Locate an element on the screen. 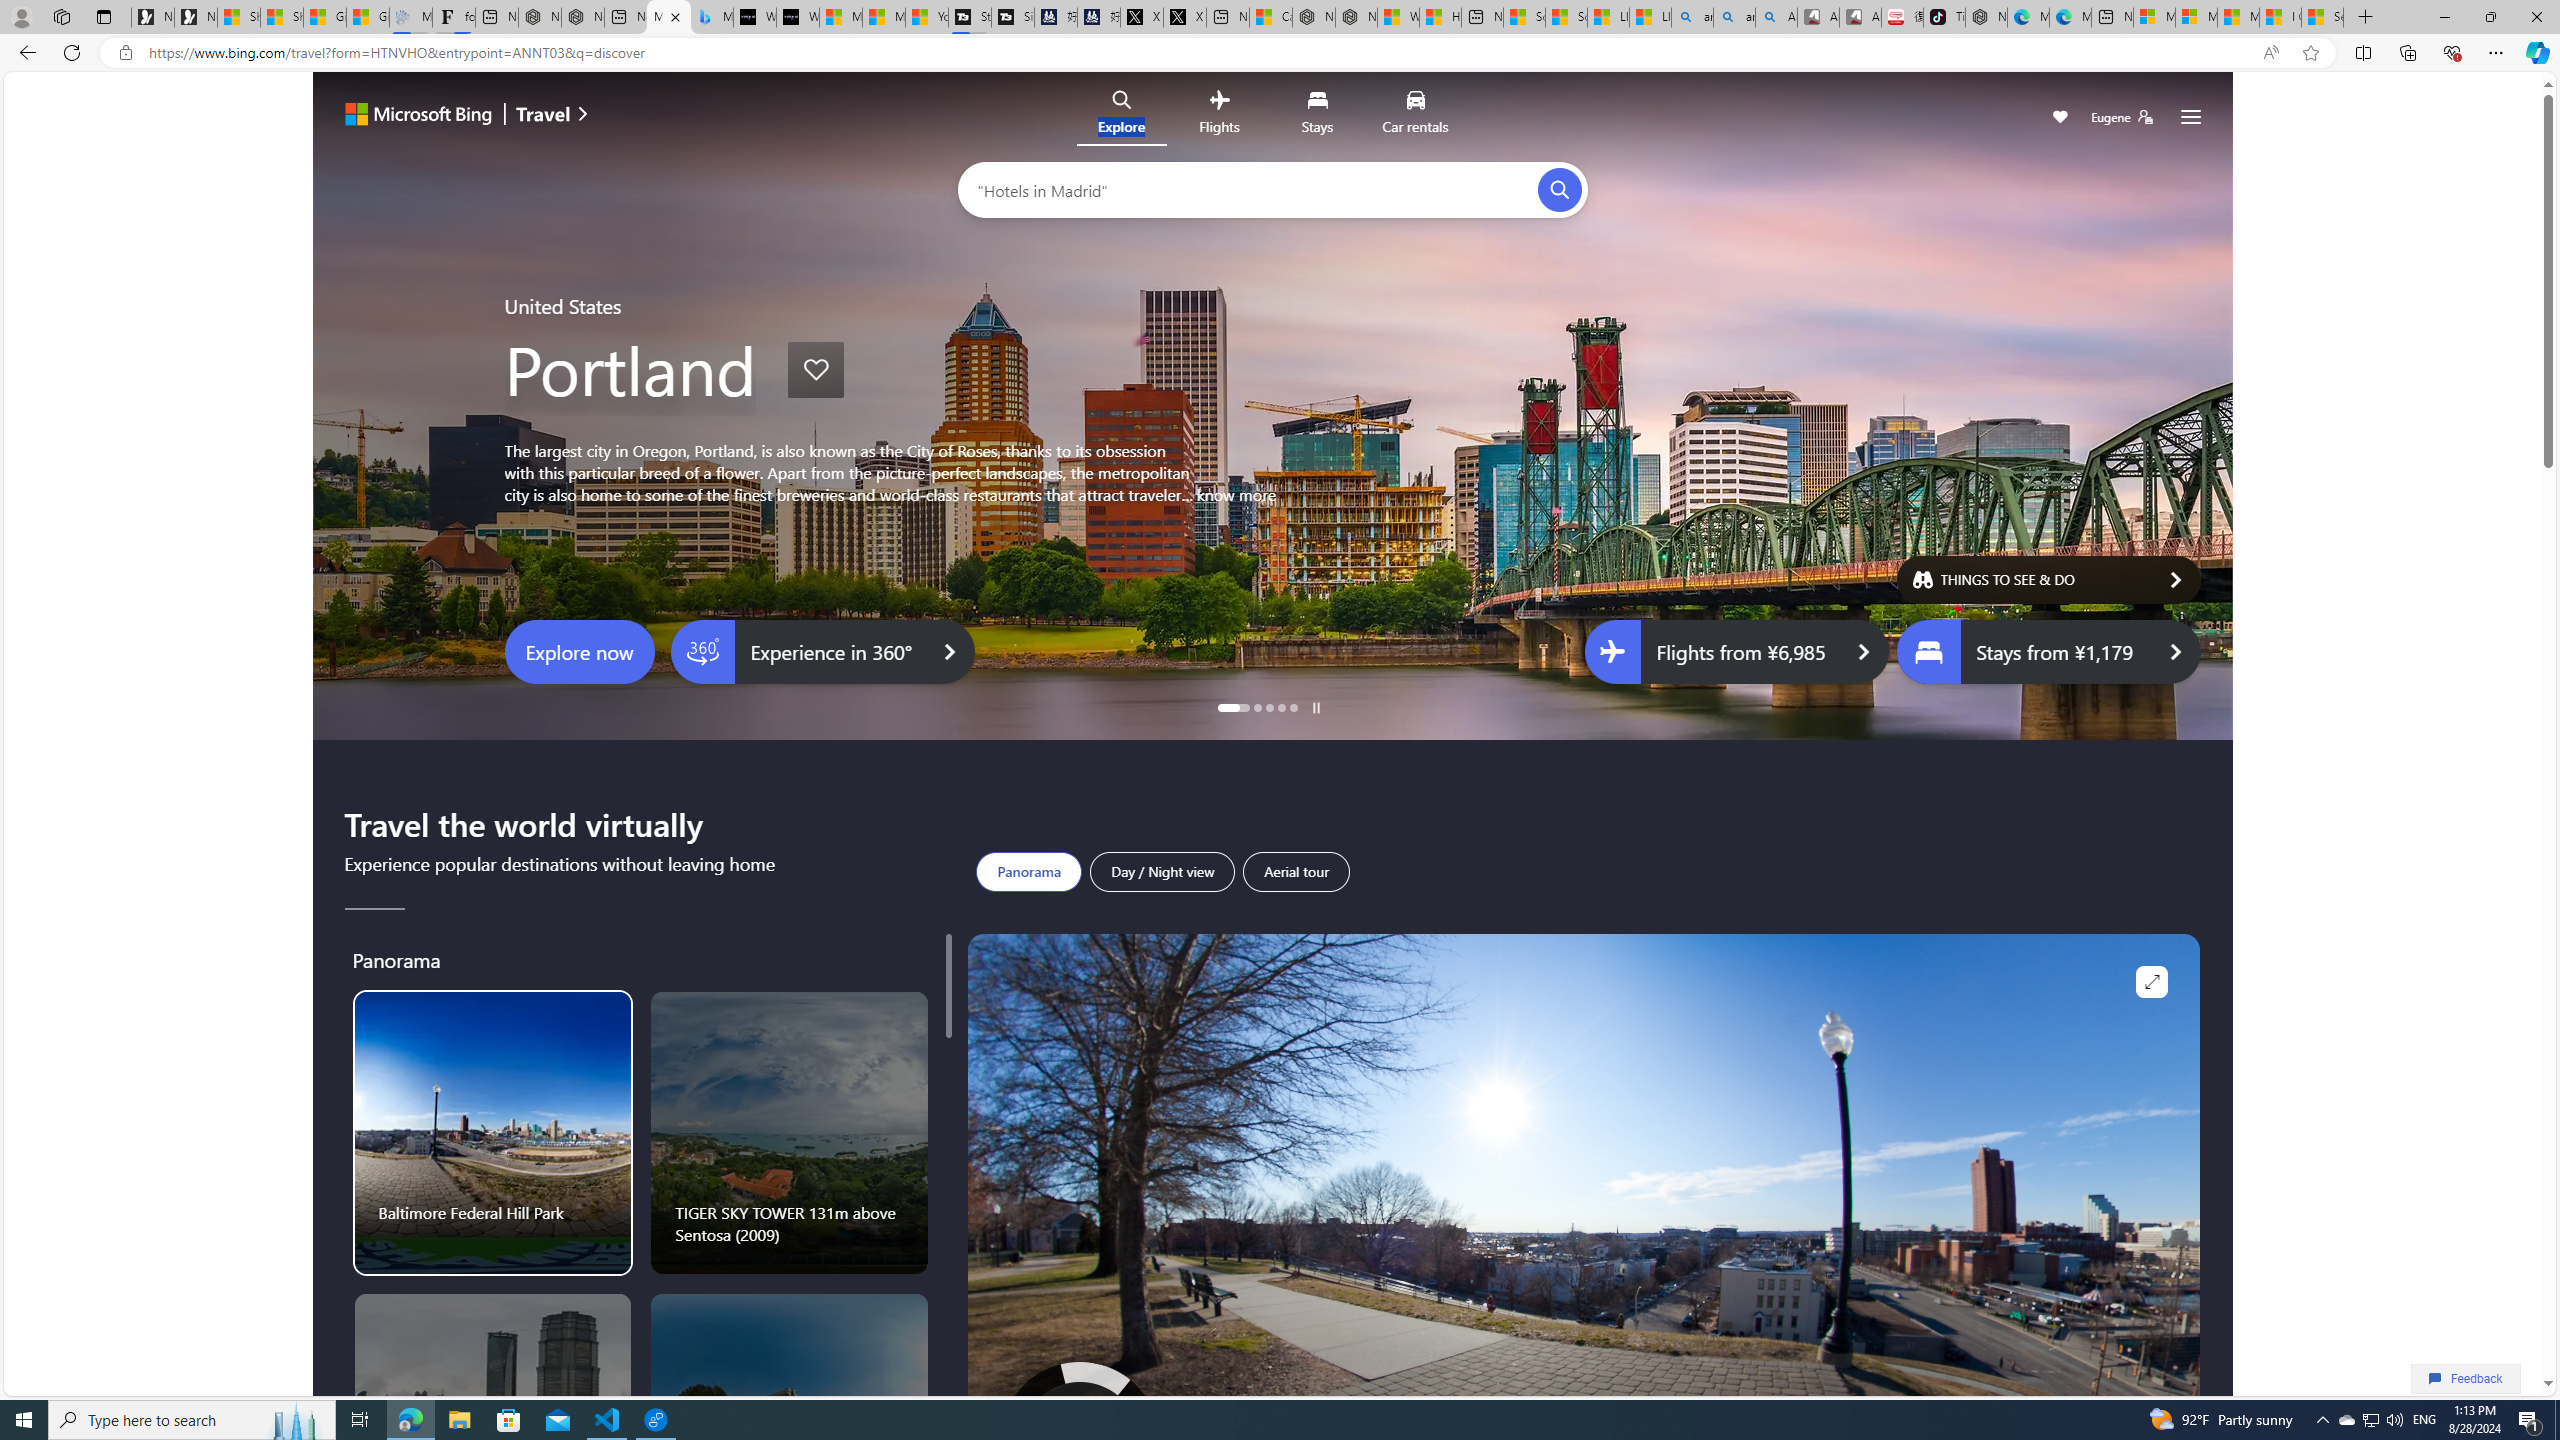 The height and width of the screenshot is (1440, 2560). 'Browser essentials' is located at coordinates (2451, 51).